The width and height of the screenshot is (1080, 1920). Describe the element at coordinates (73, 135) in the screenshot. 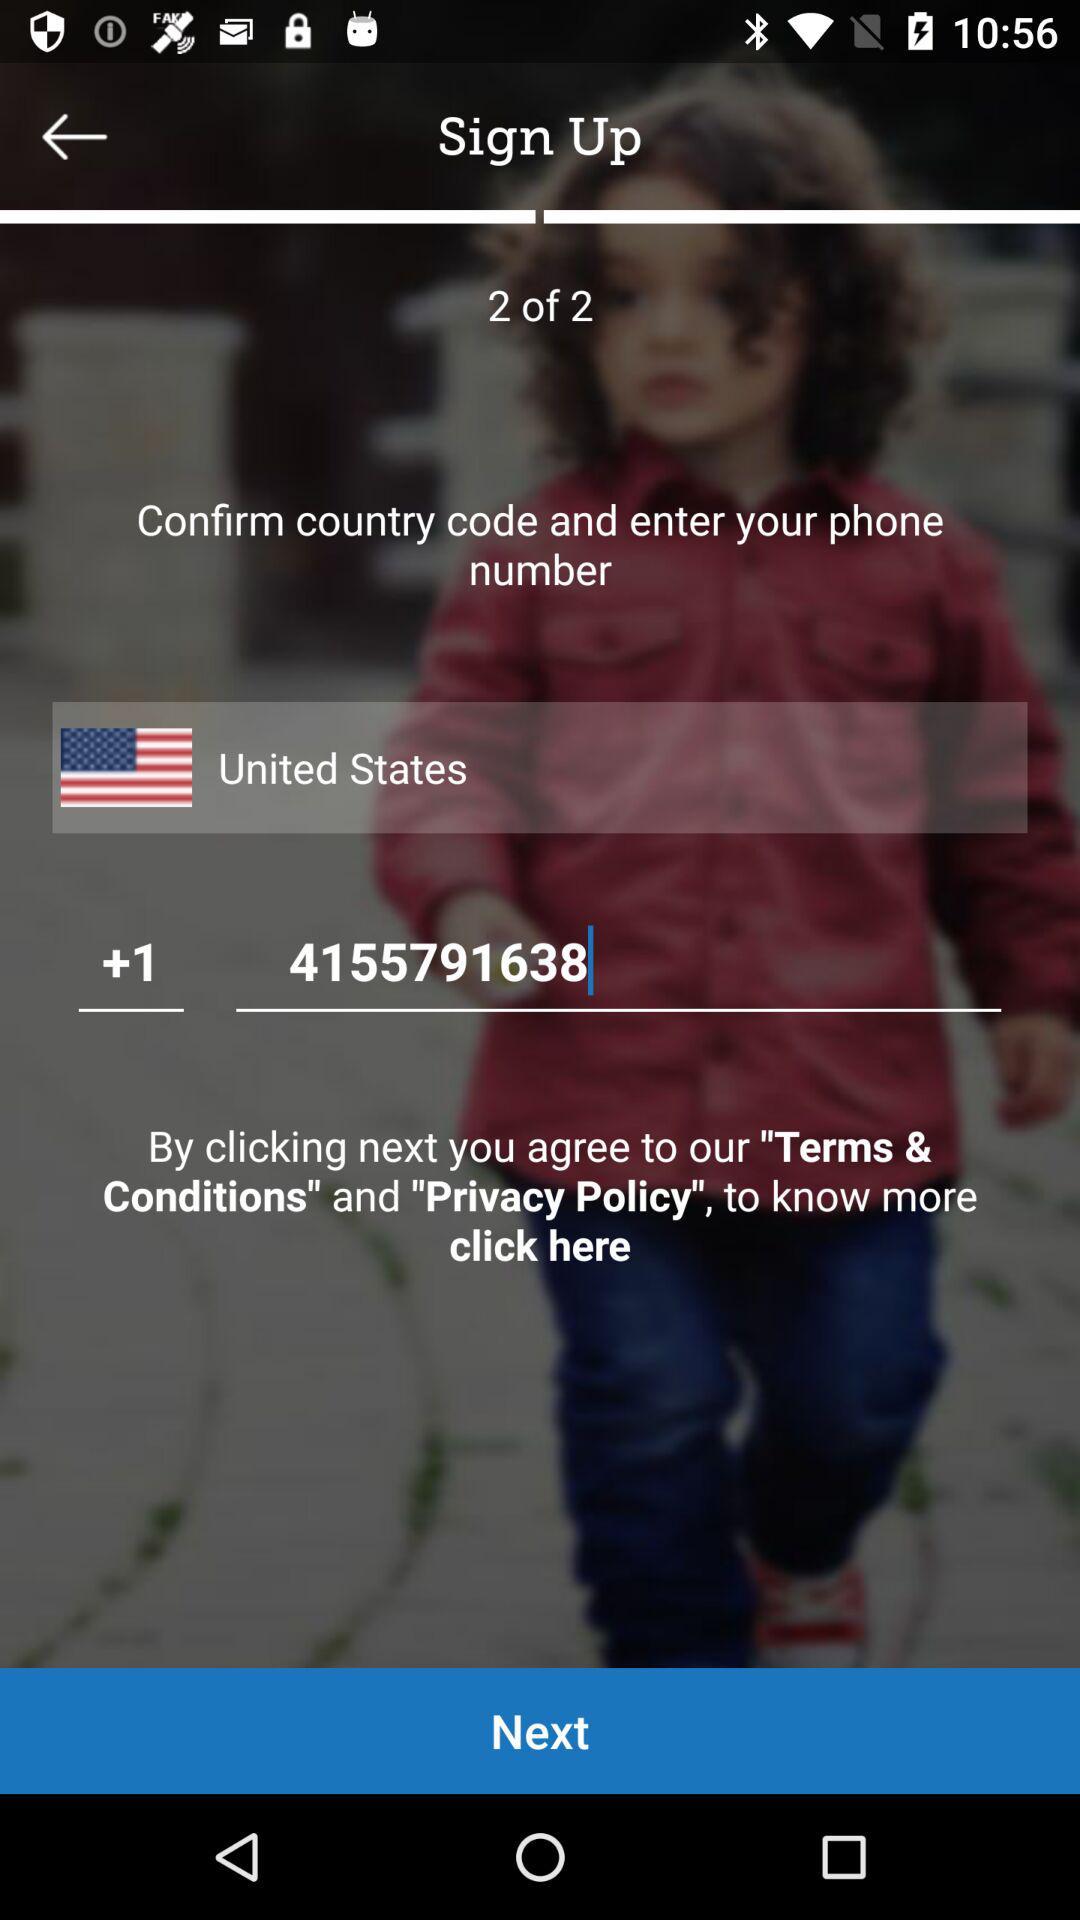

I see `back` at that location.